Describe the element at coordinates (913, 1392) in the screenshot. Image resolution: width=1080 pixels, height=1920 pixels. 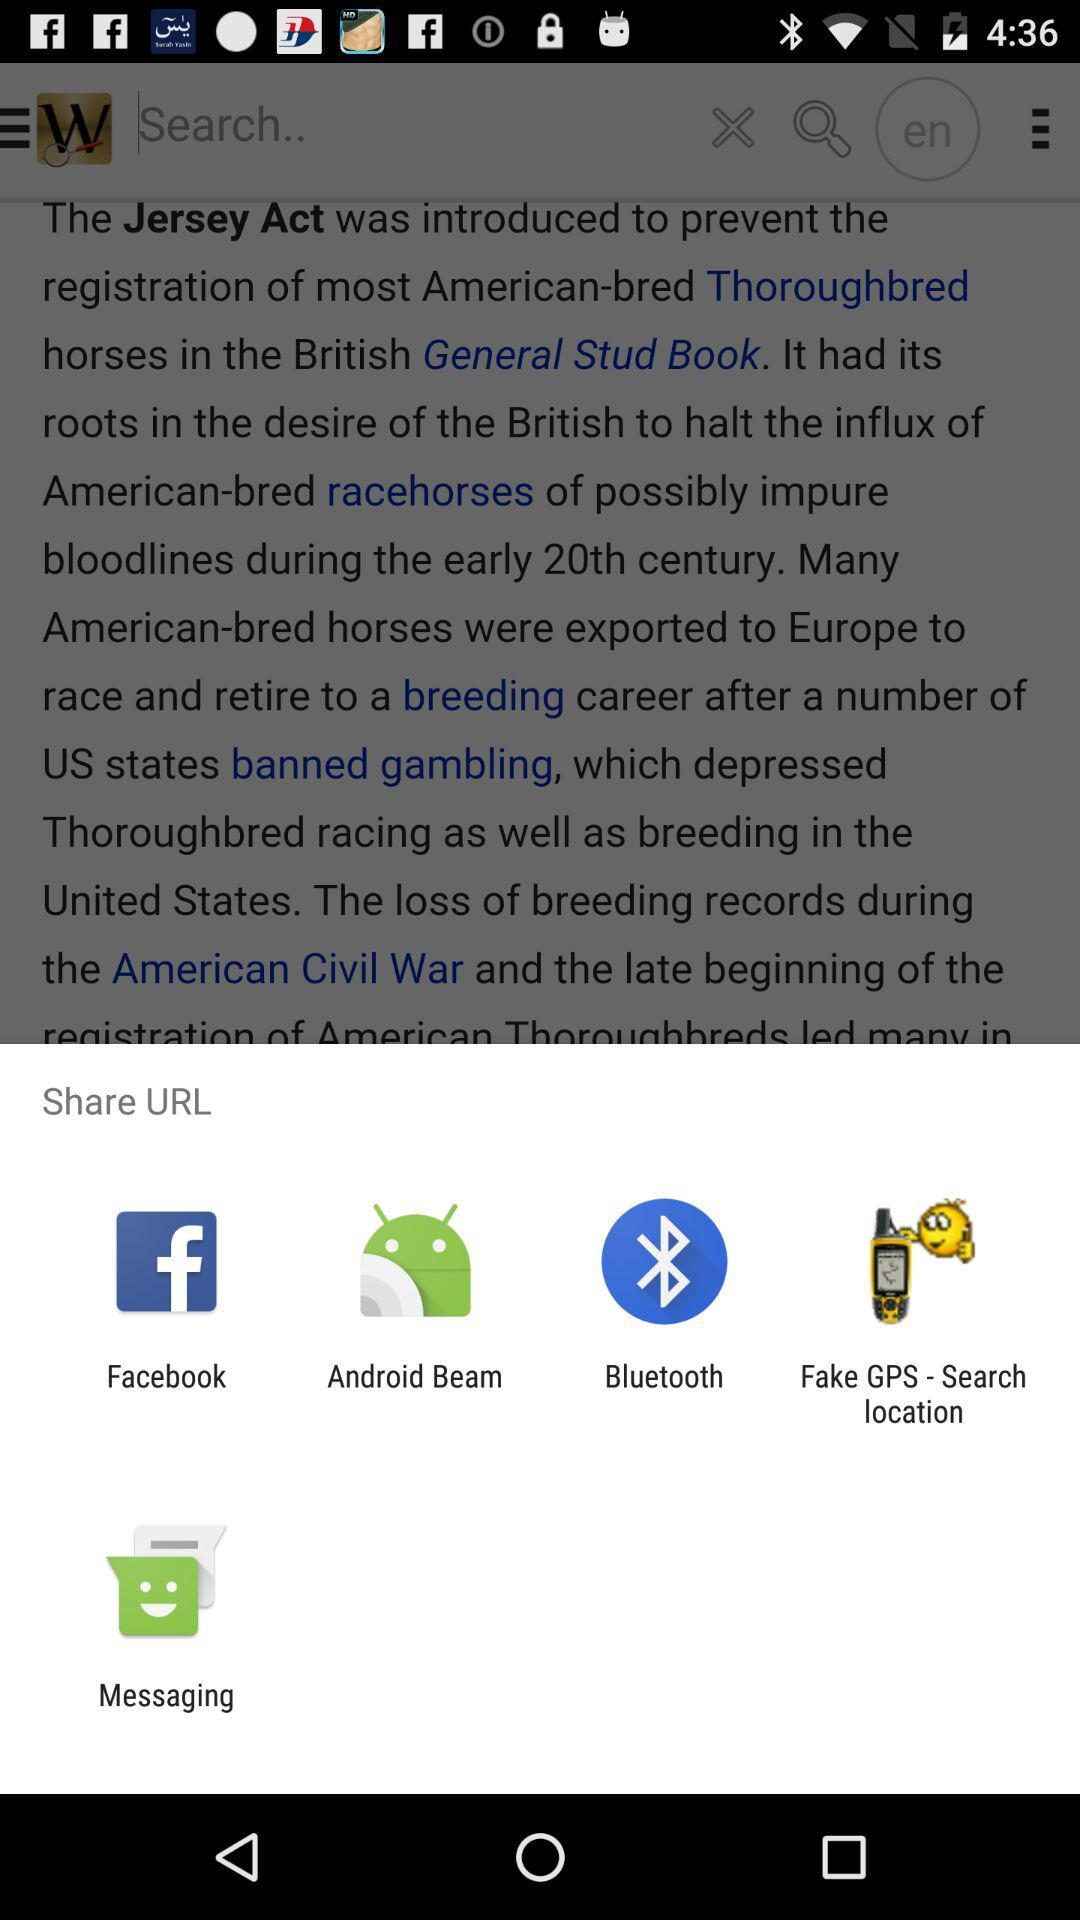
I see `item at the bottom right corner` at that location.